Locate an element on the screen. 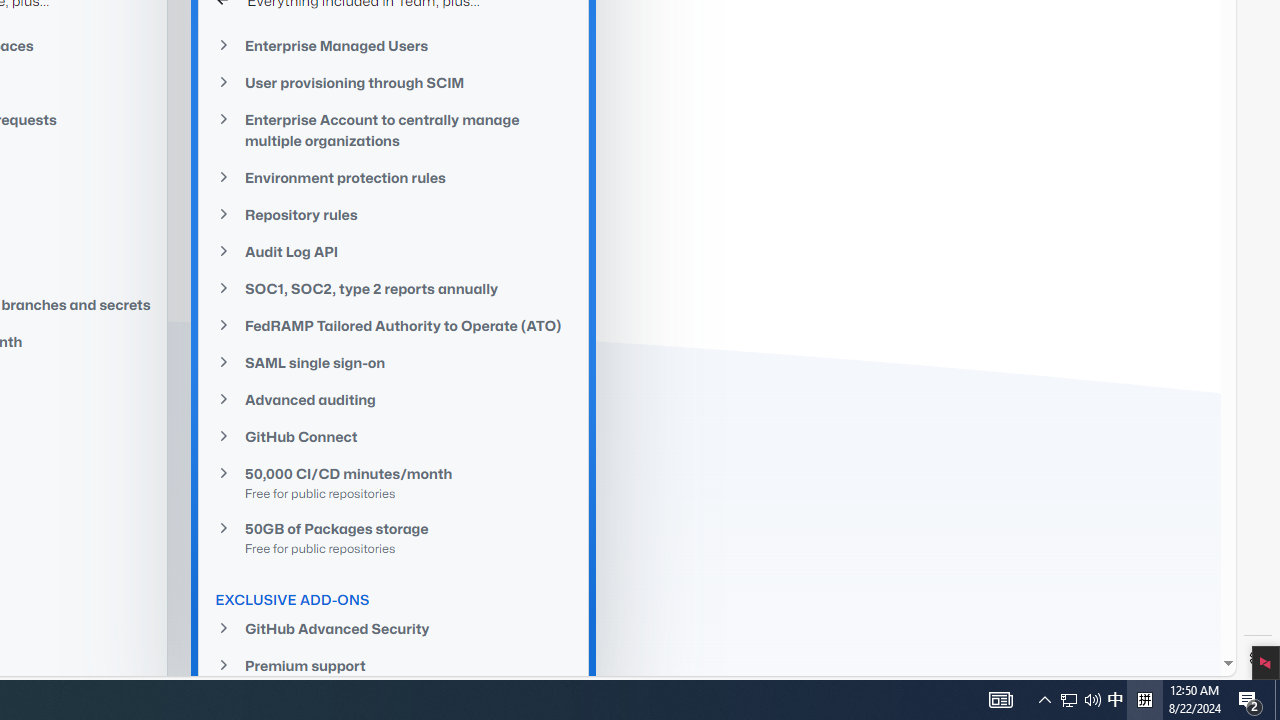  'SOC1, SOC2, type 2 reports annually' is located at coordinates (394, 289).